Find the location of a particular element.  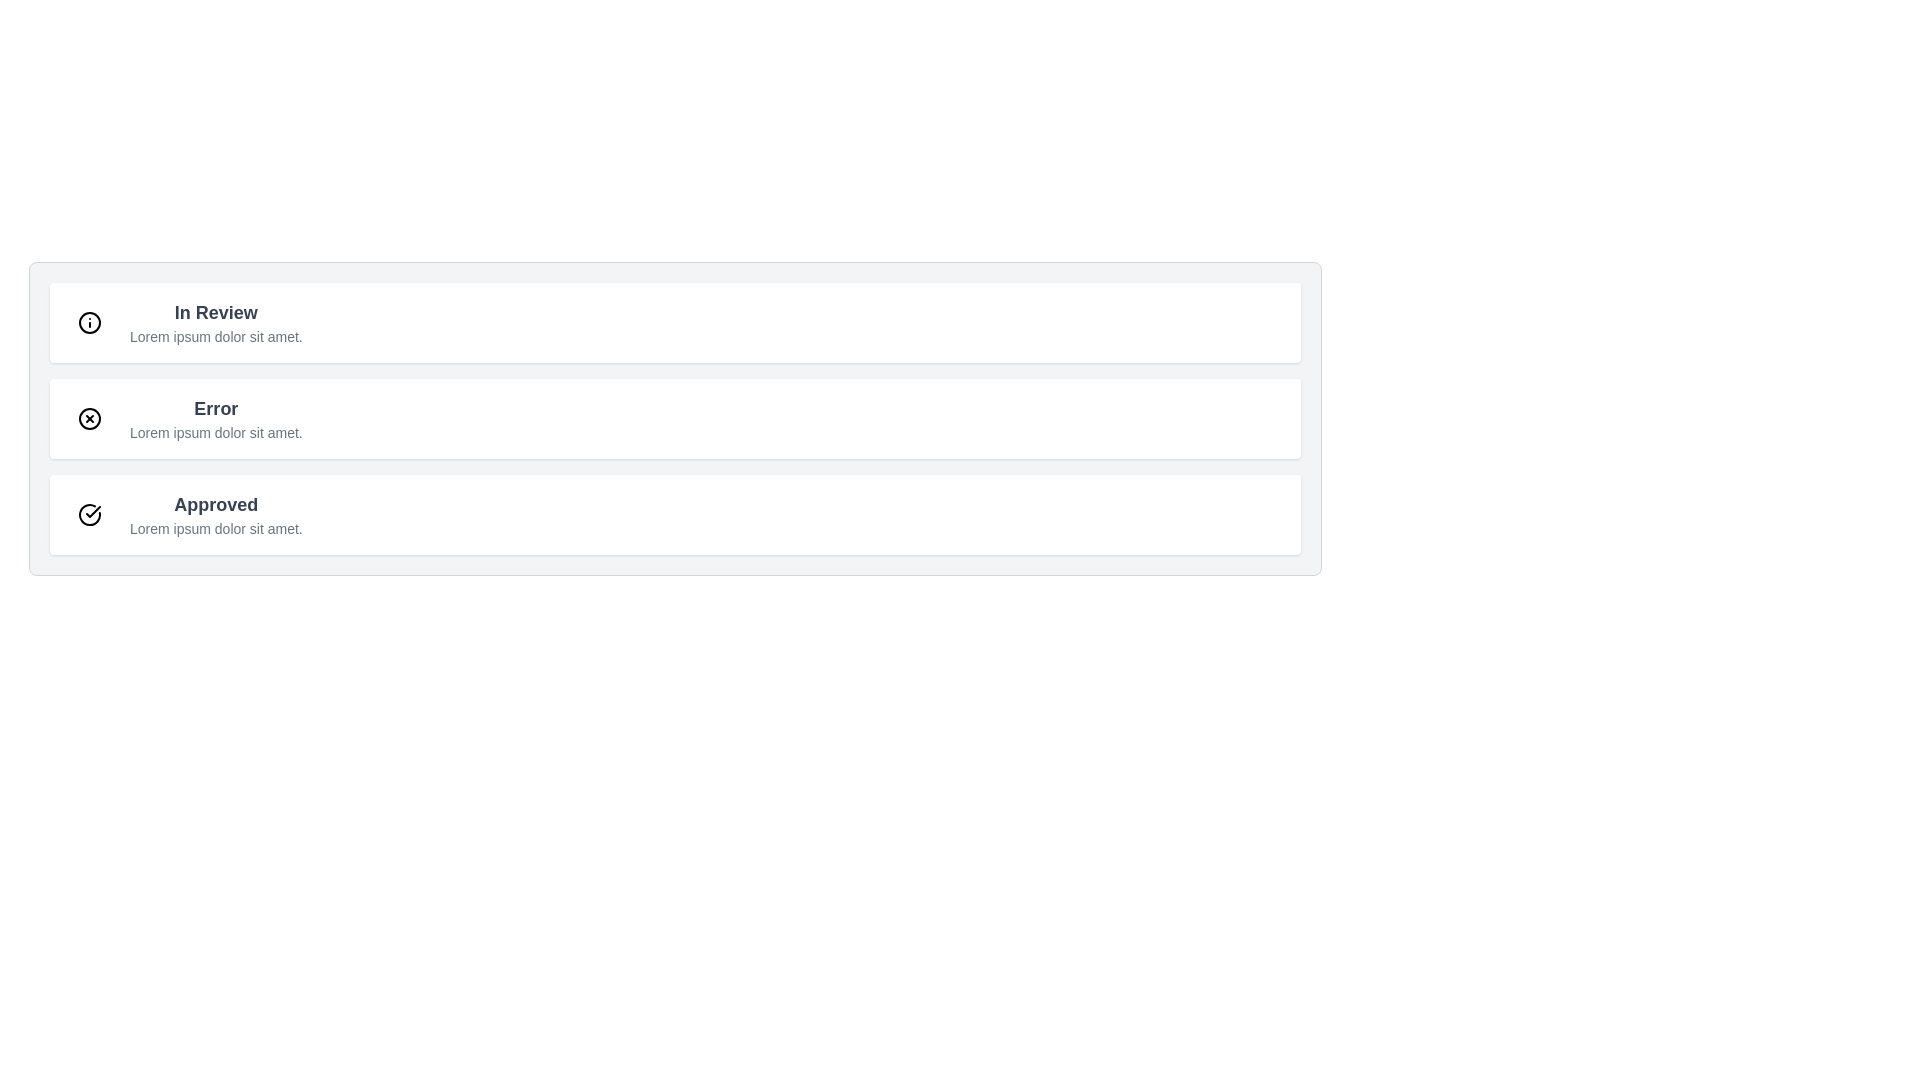

the Notification card that displays an error message, which is the second card in a vertically stacked list of three cards is located at coordinates (675, 418).